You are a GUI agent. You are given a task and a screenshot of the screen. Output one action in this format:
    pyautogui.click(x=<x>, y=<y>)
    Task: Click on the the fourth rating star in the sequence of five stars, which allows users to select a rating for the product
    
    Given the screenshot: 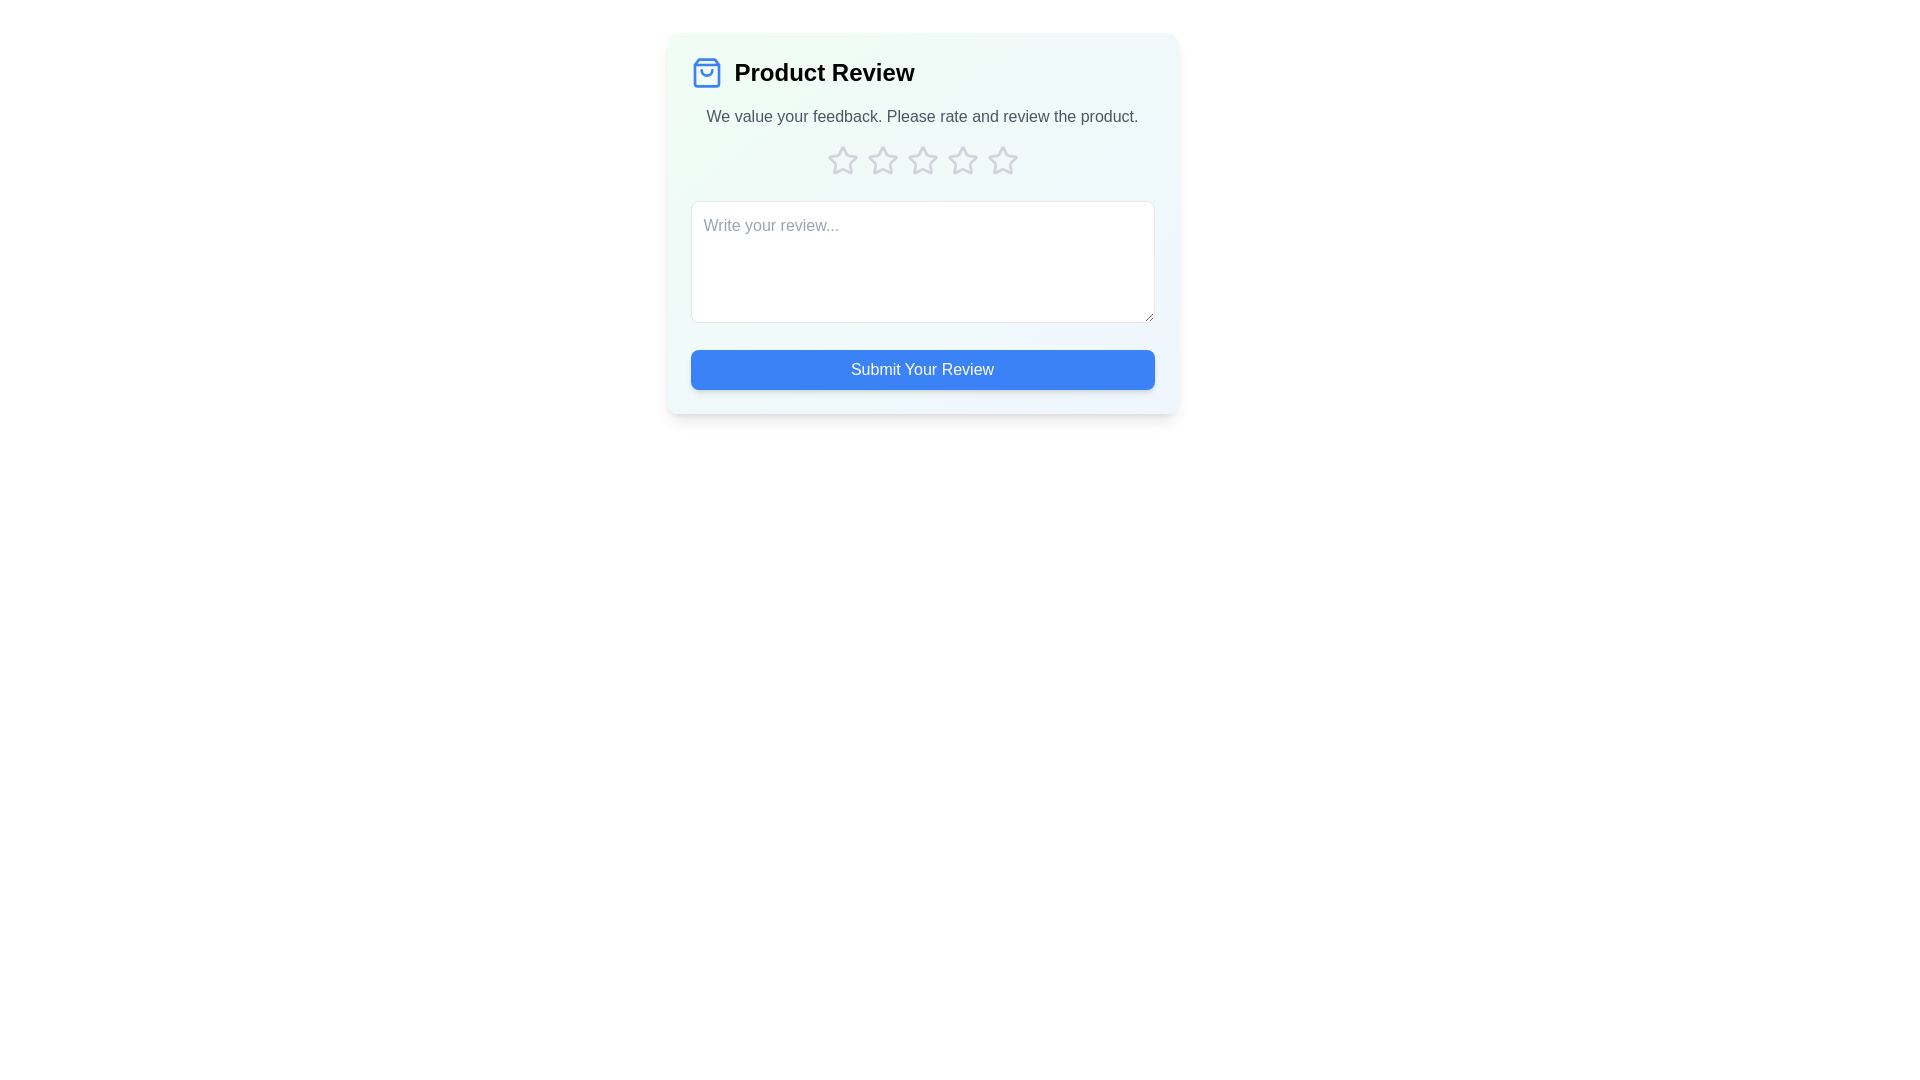 What is the action you would take?
    pyautogui.click(x=962, y=159)
    